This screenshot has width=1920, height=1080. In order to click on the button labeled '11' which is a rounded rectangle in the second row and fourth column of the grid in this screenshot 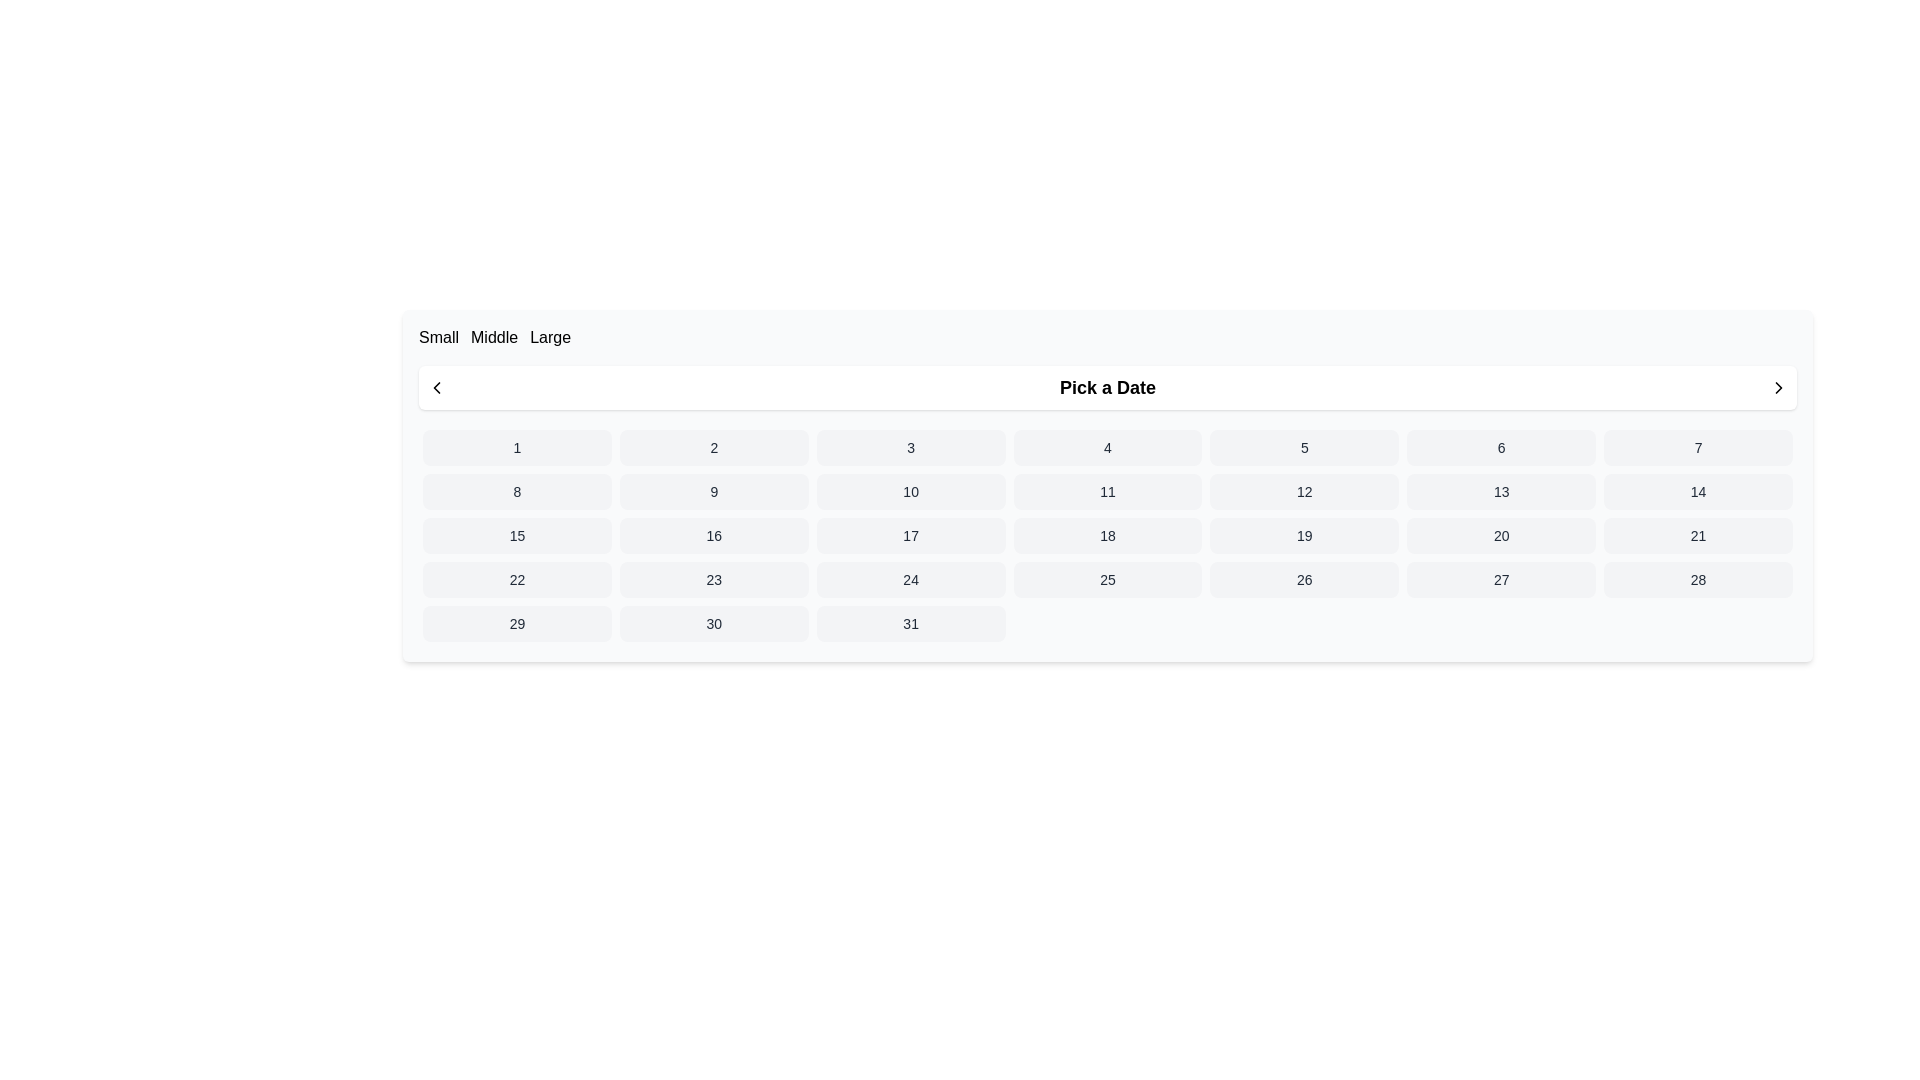, I will do `click(1107, 492)`.